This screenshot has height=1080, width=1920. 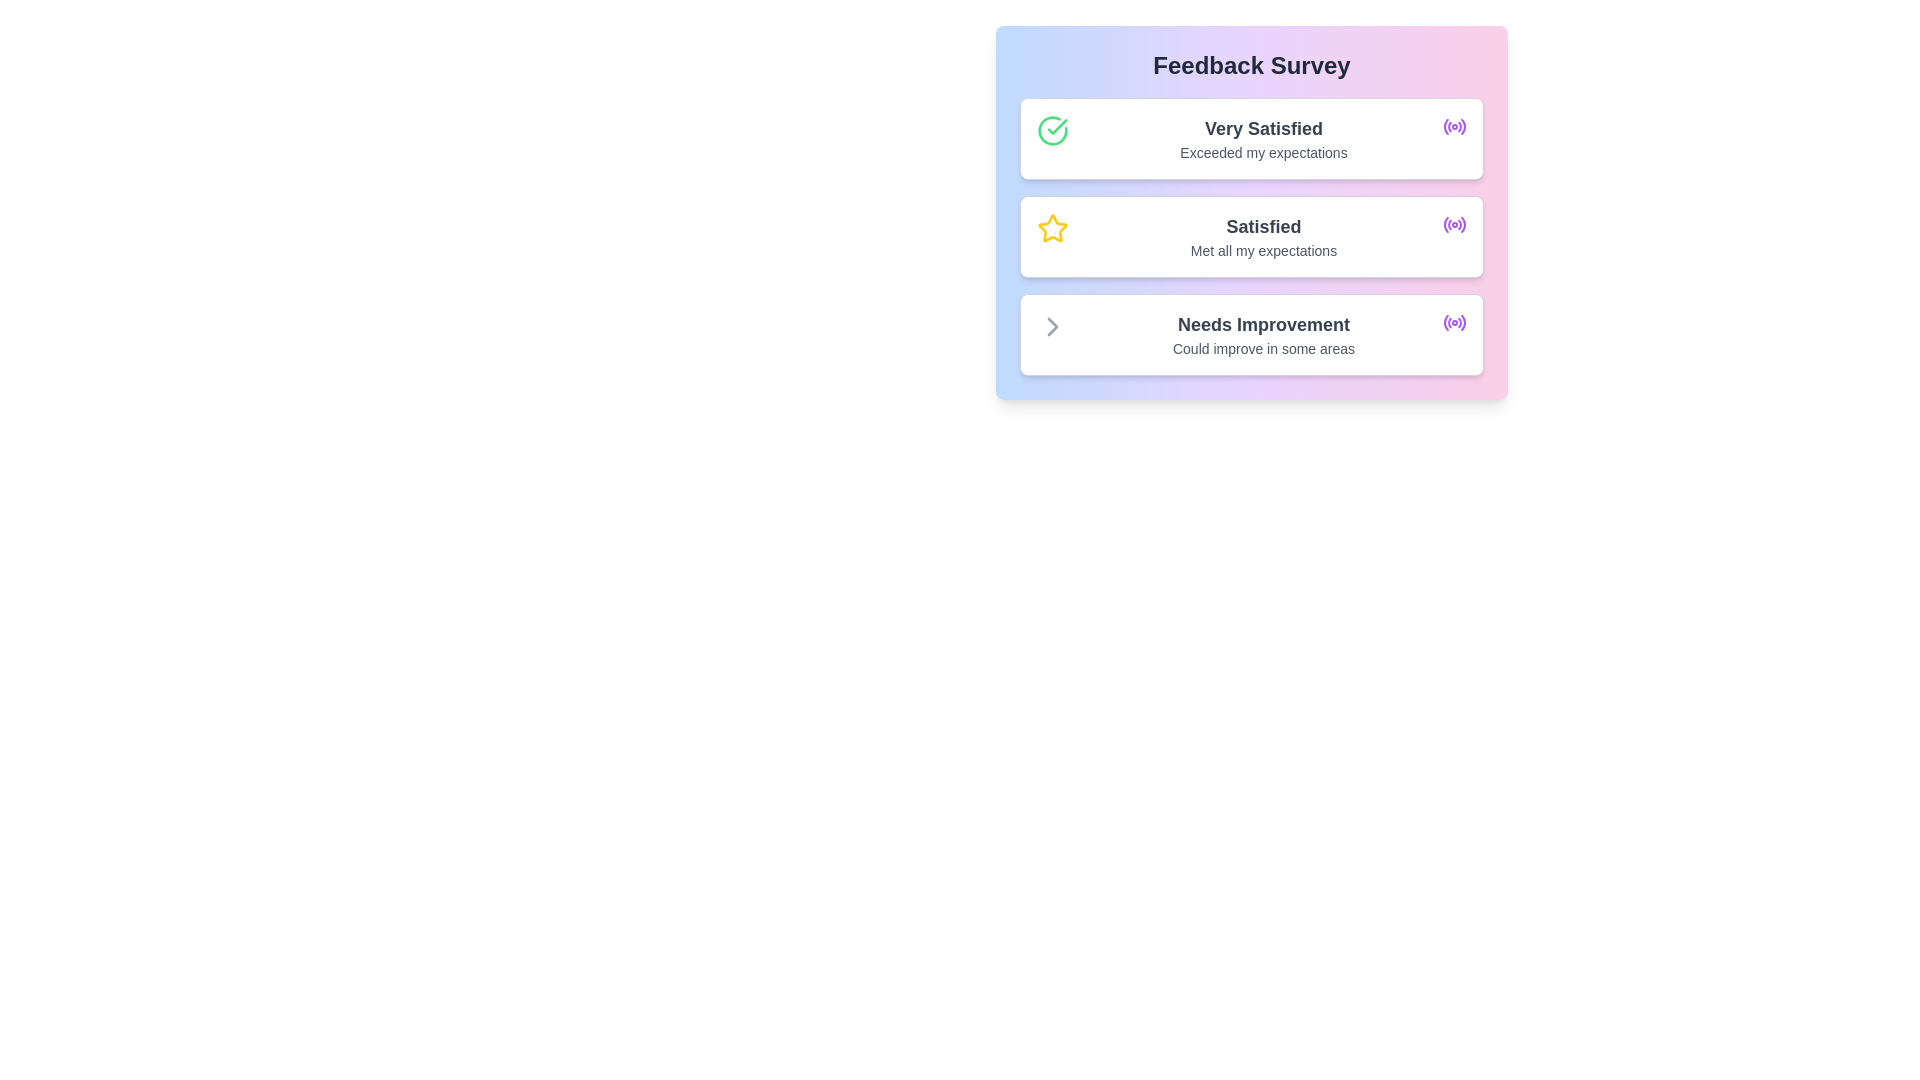 What do you see at coordinates (1051, 235) in the screenshot?
I see `the yellow star icon located at the beginning of the 'Satisfied' feedback option` at bounding box center [1051, 235].